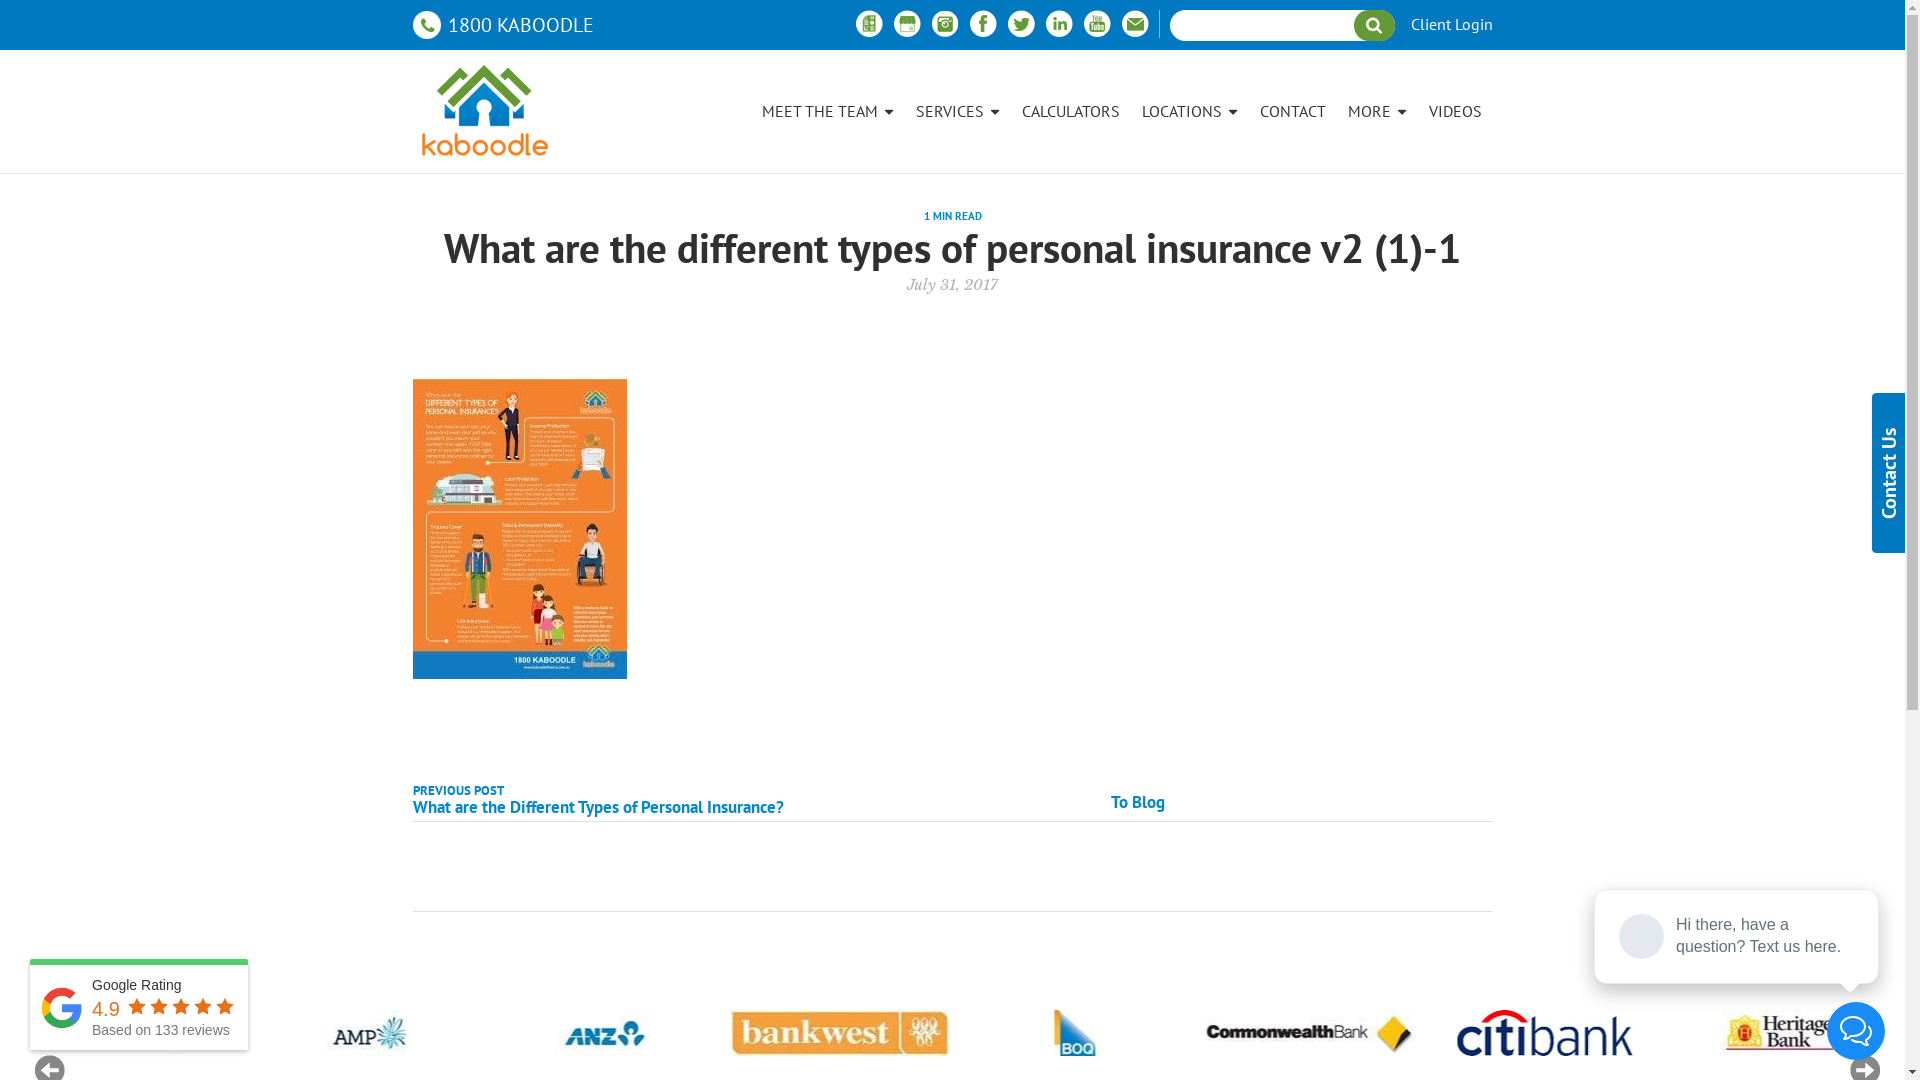 This screenshot has height=1080, width=1920. What do you see at coordinates (1524, 1033) in the screenshot?
I see `'Logo 08'` at bounding box center [1524, 1033].